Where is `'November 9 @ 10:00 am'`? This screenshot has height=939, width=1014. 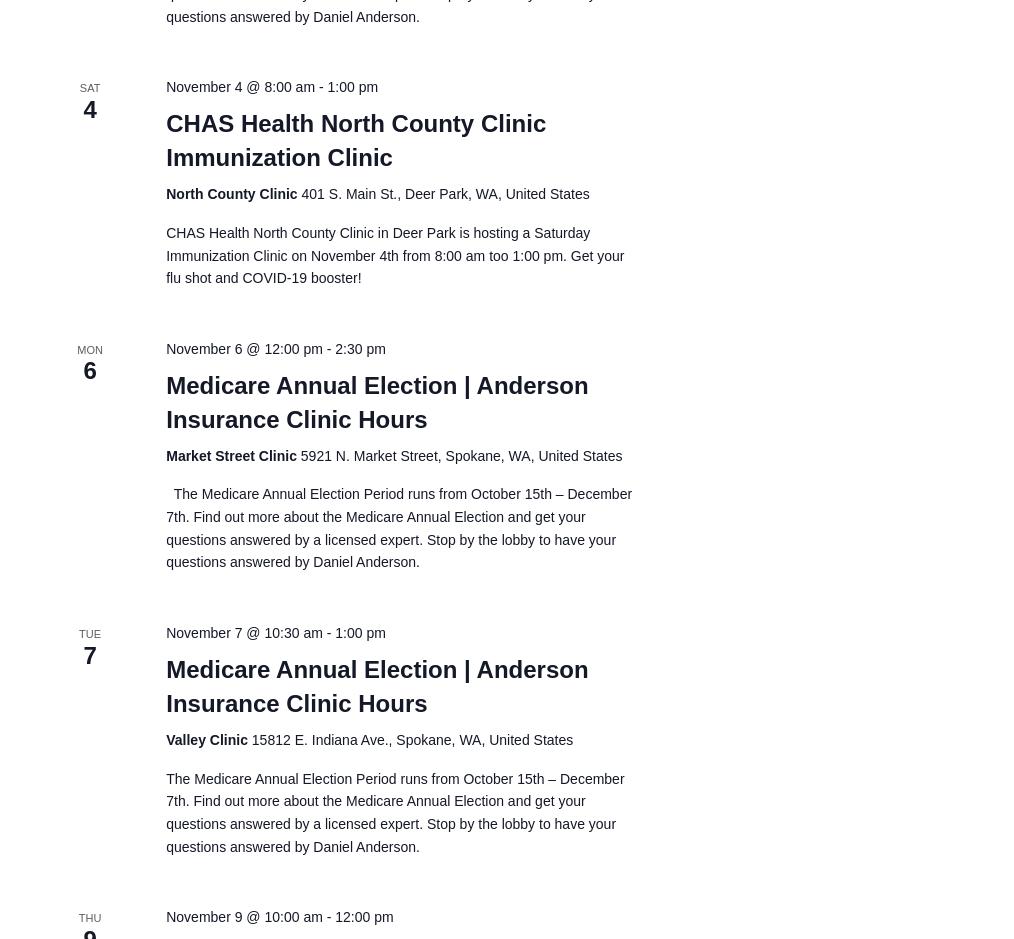 'November 9 @ 10:00 am' is located at coordinates (242, 916).